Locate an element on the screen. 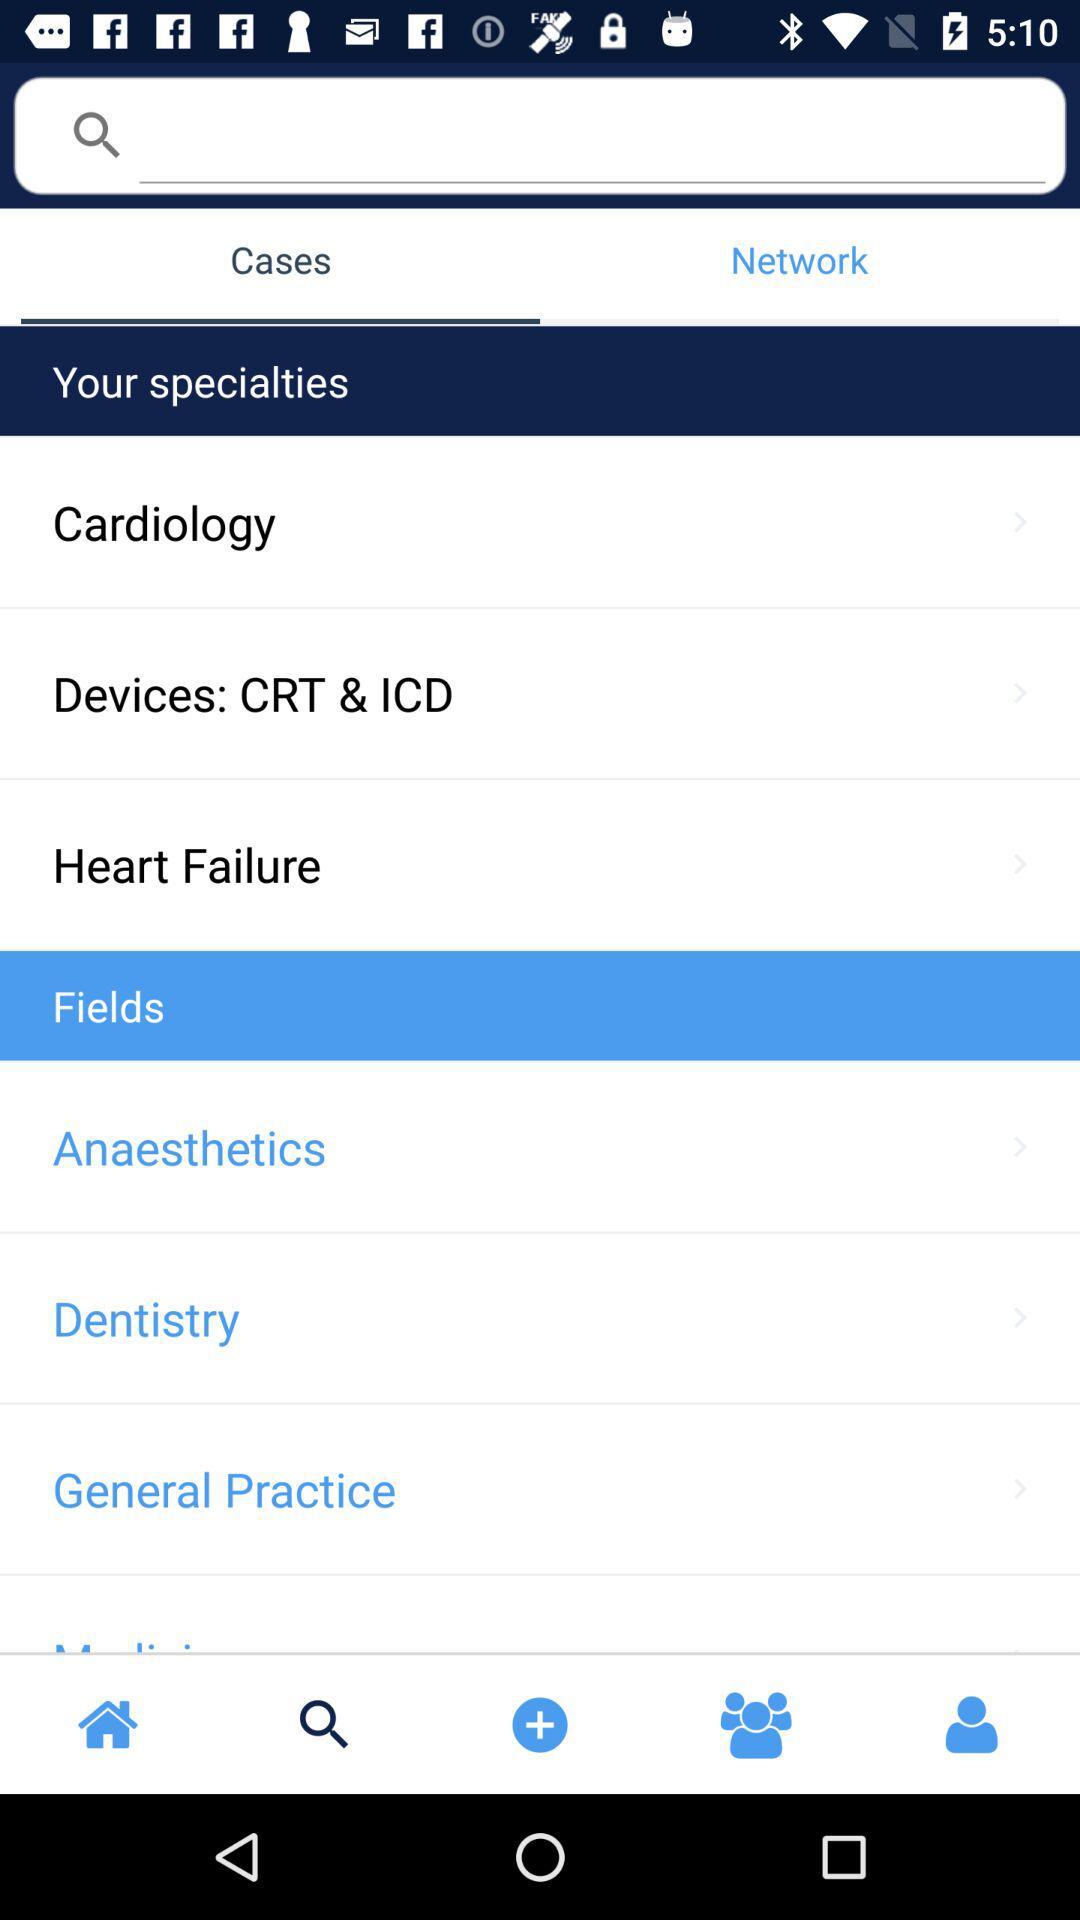 This screenshot has height=1920, width=1080. search option is located at coordinates (591, 133).